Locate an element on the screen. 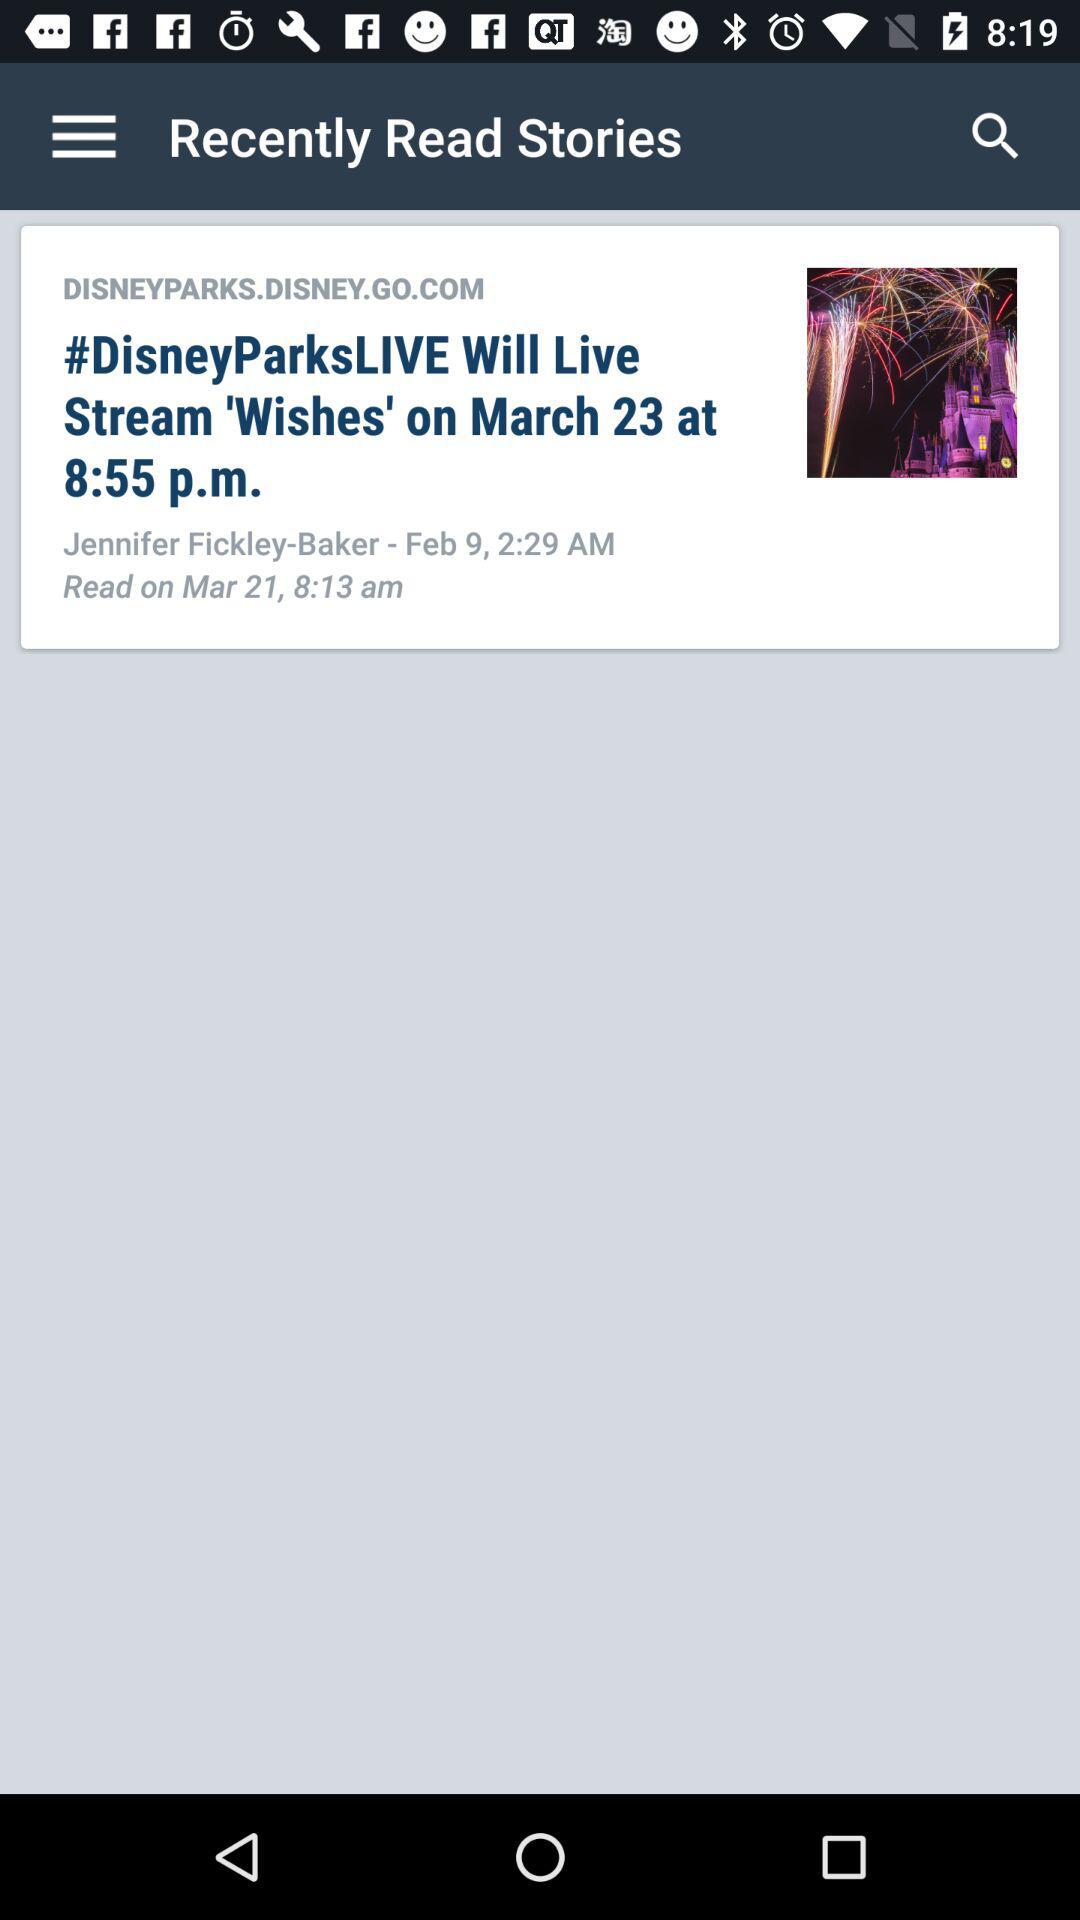  the disneyparks disney go is located at coordinates (412, 286).